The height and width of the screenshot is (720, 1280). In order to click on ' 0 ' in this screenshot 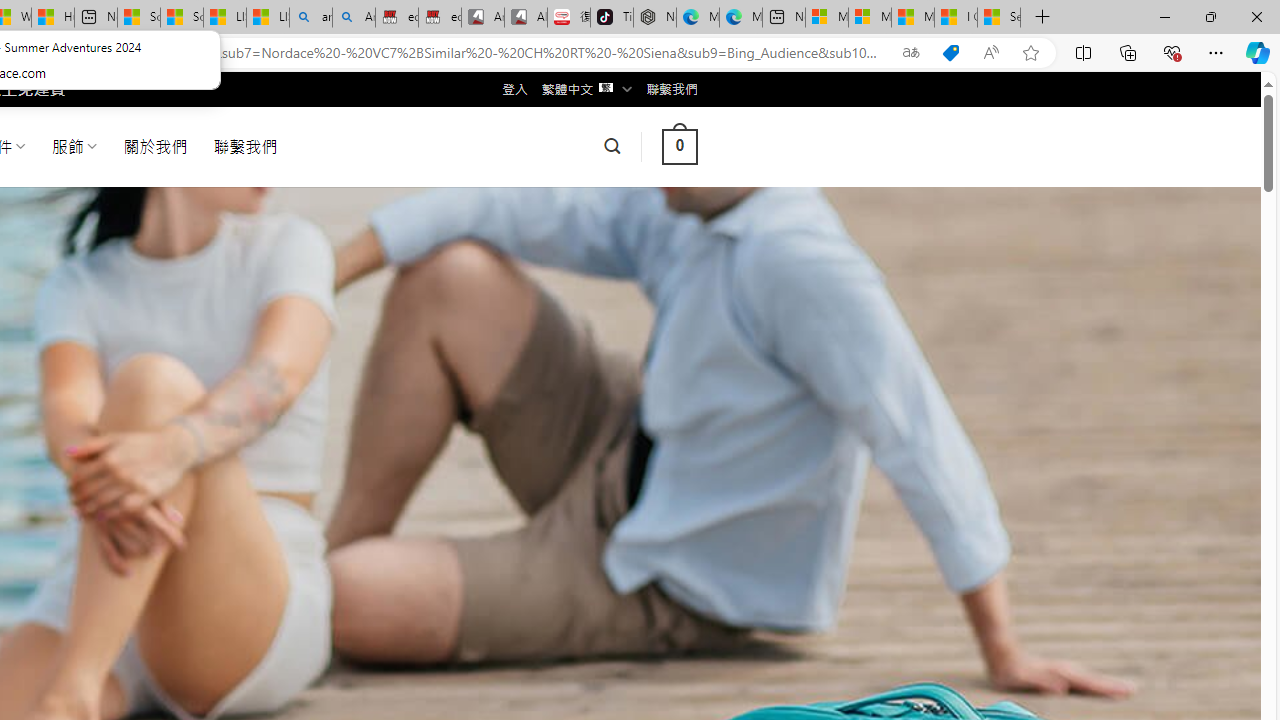, I will do `click(679, 145)`.